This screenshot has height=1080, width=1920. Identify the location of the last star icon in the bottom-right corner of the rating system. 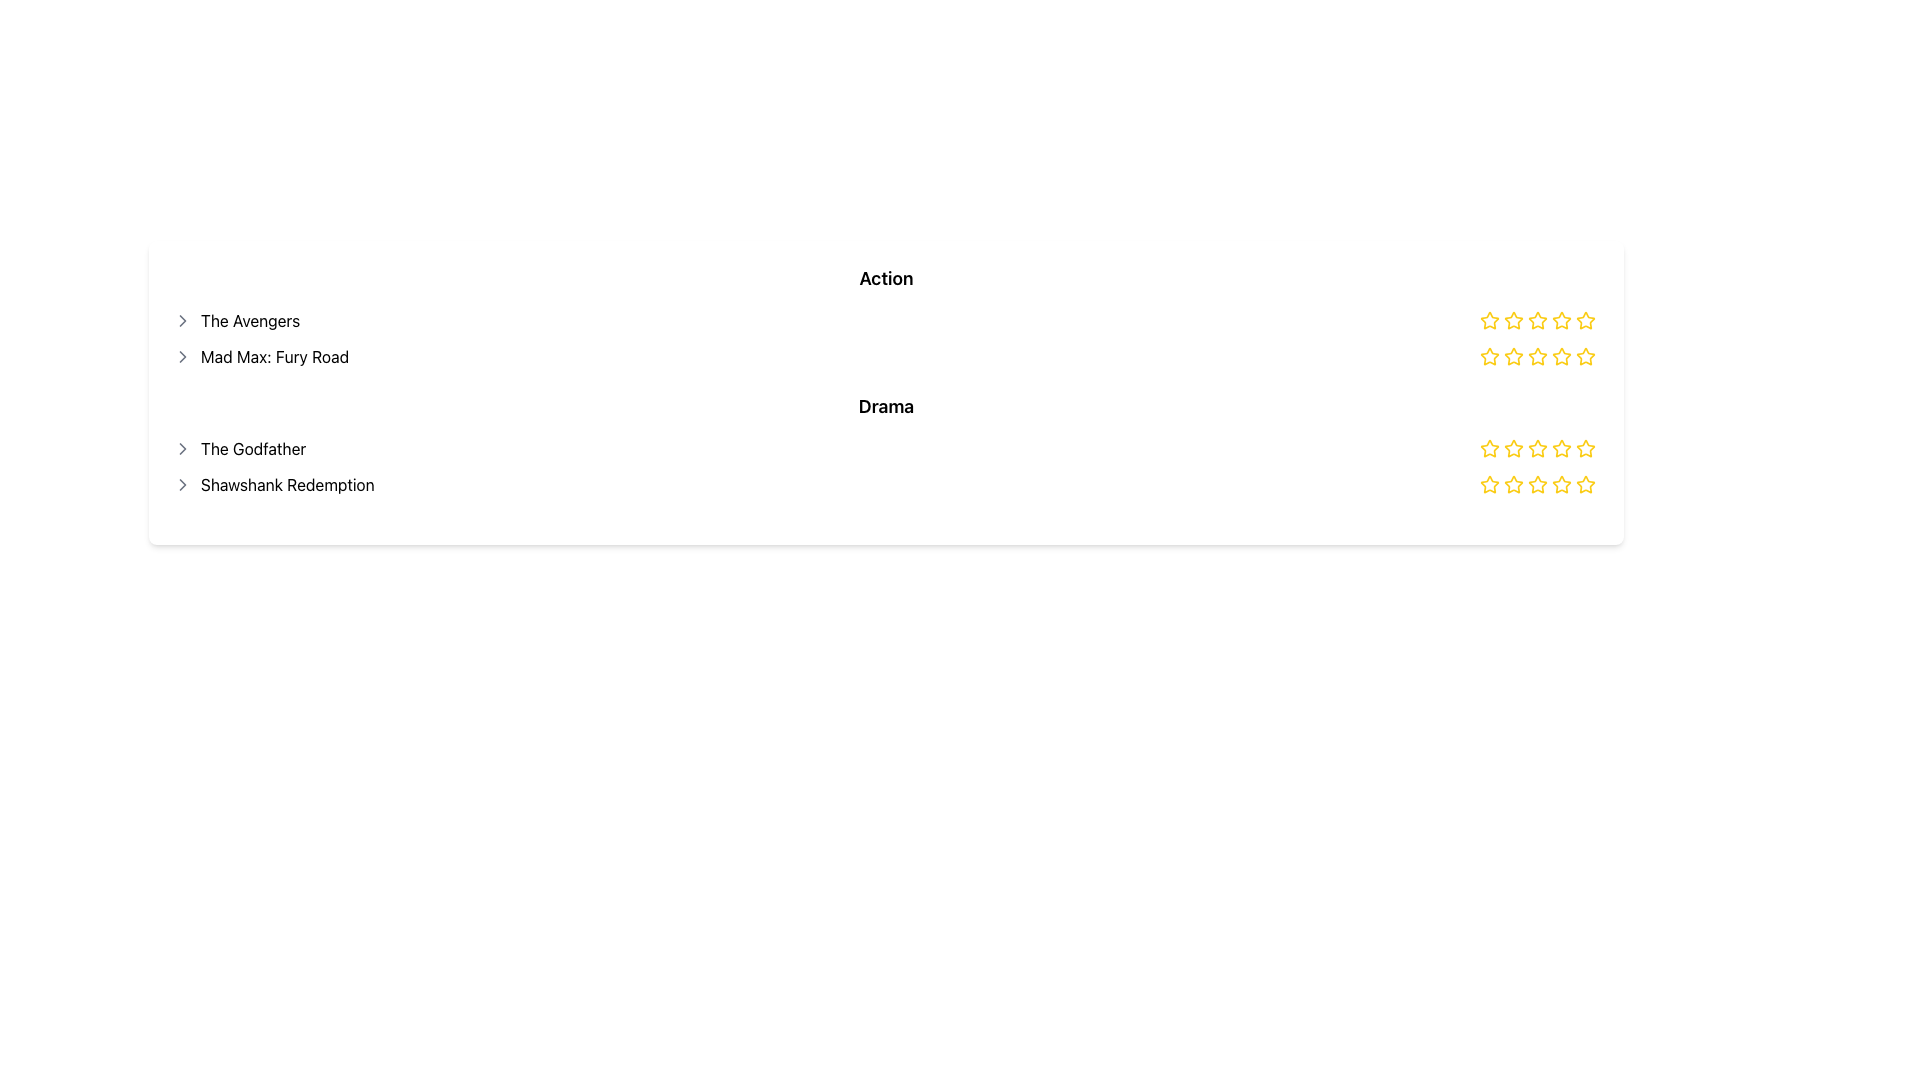
(1560, 484).